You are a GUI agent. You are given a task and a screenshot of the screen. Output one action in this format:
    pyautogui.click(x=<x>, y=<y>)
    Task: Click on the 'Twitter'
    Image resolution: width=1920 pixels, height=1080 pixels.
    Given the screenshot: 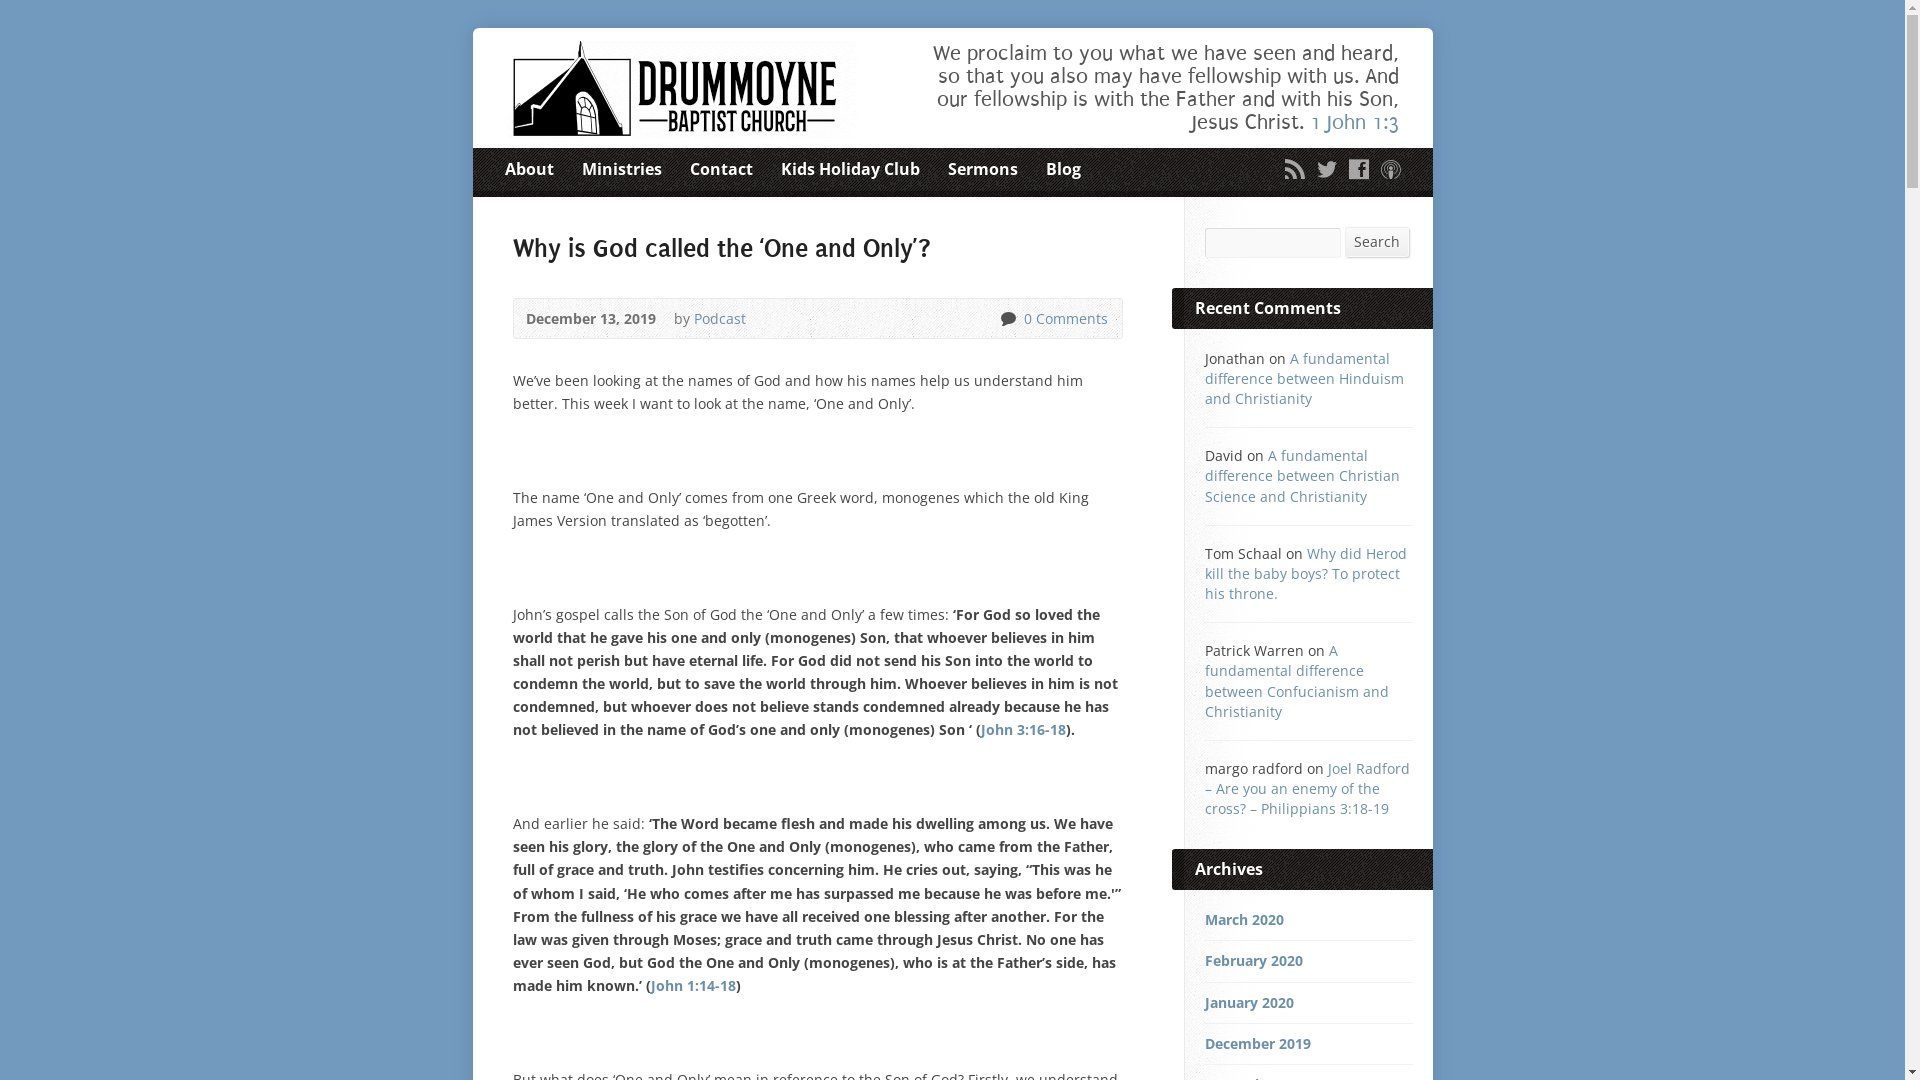 What is the action you would take?
    pyautogui.click(x=1325, y=168)
    